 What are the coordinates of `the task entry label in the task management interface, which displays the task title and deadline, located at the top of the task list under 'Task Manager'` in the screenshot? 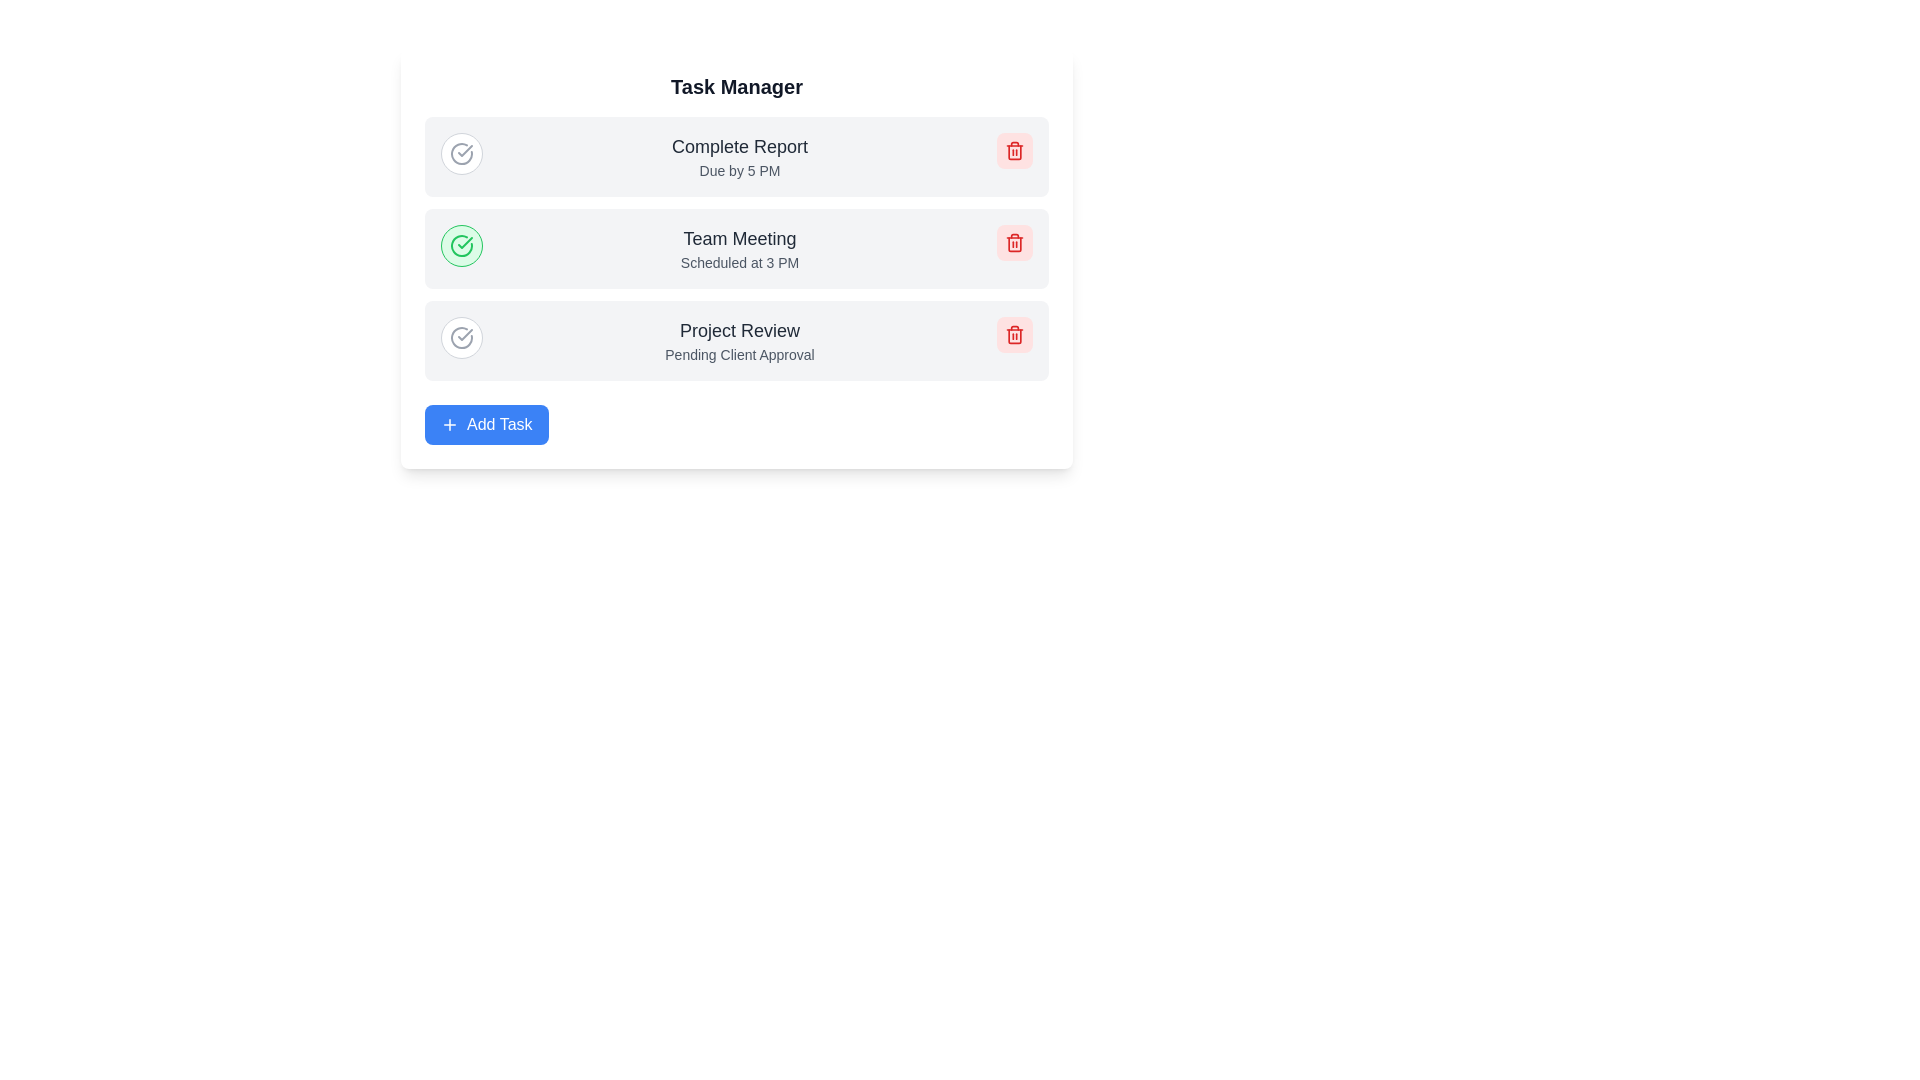 It's located at (738, 156).